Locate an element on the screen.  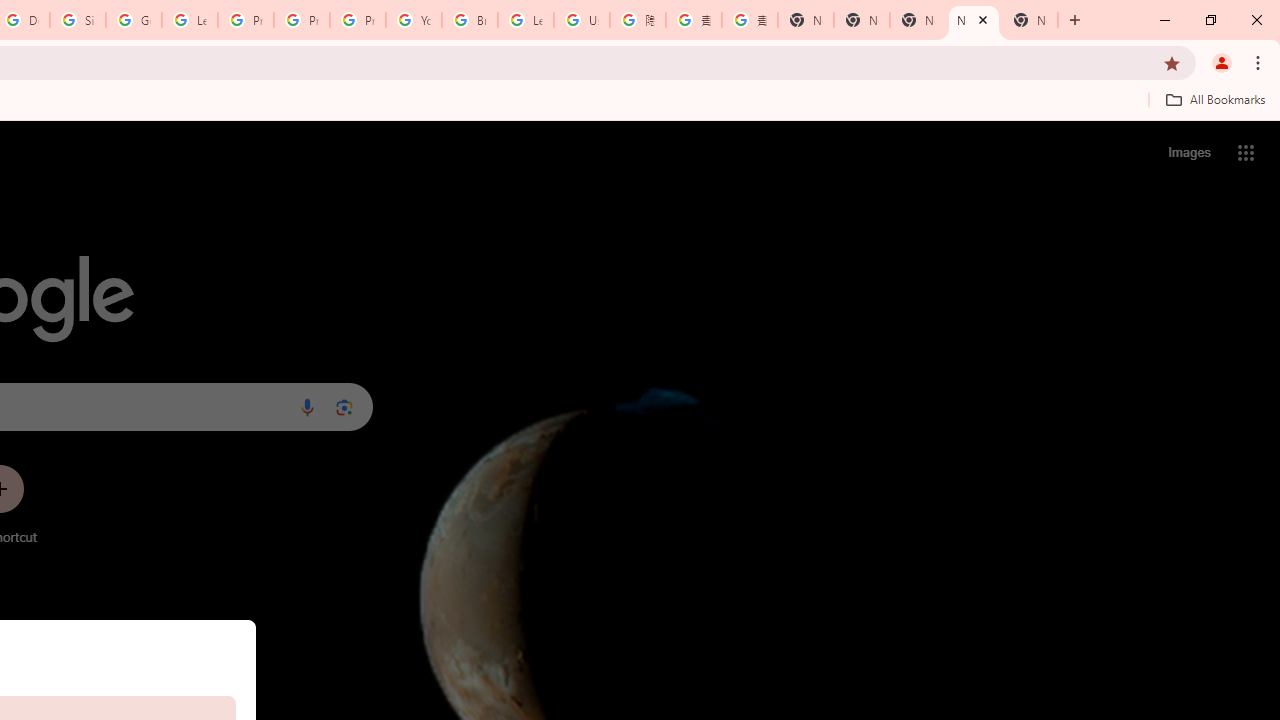
'YouTube' is located at coordinates (413, 20).